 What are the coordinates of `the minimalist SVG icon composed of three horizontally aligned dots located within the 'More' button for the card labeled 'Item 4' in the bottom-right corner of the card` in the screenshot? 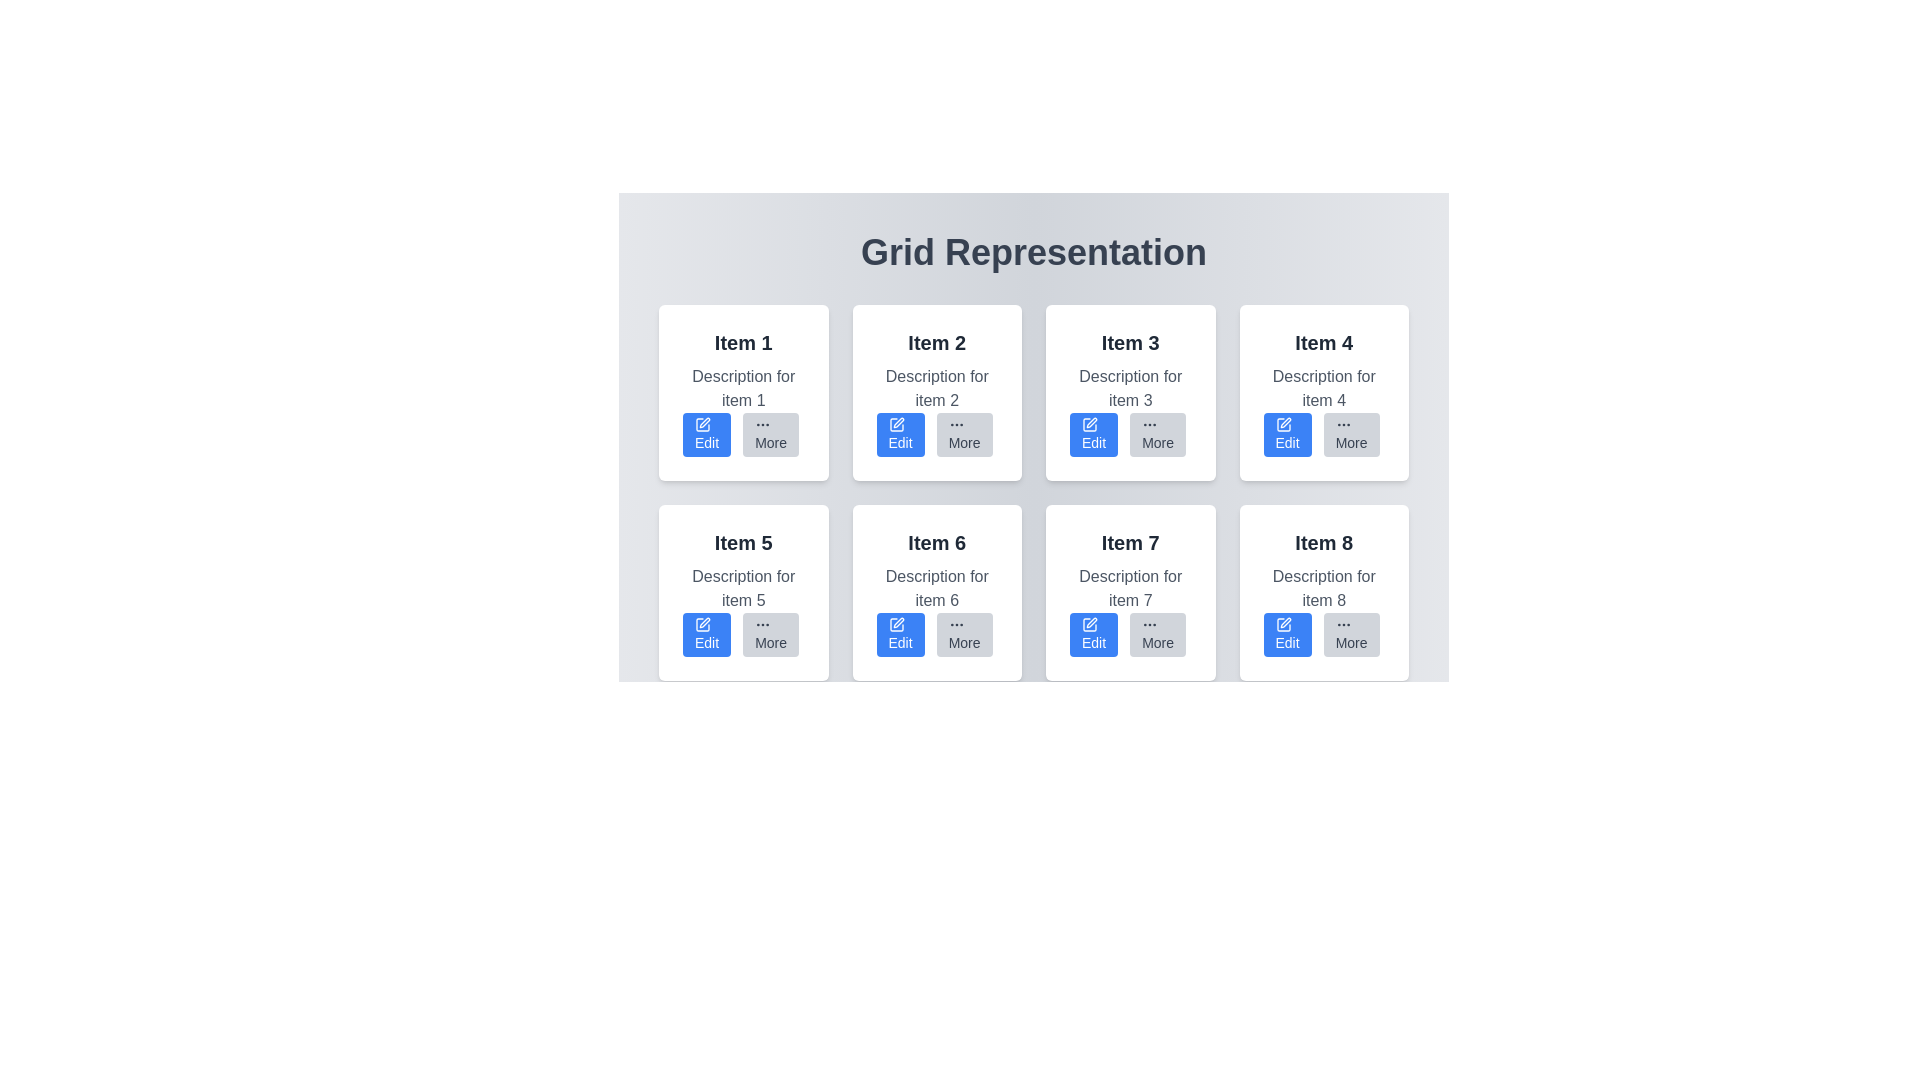 It's located at (1343, 423).